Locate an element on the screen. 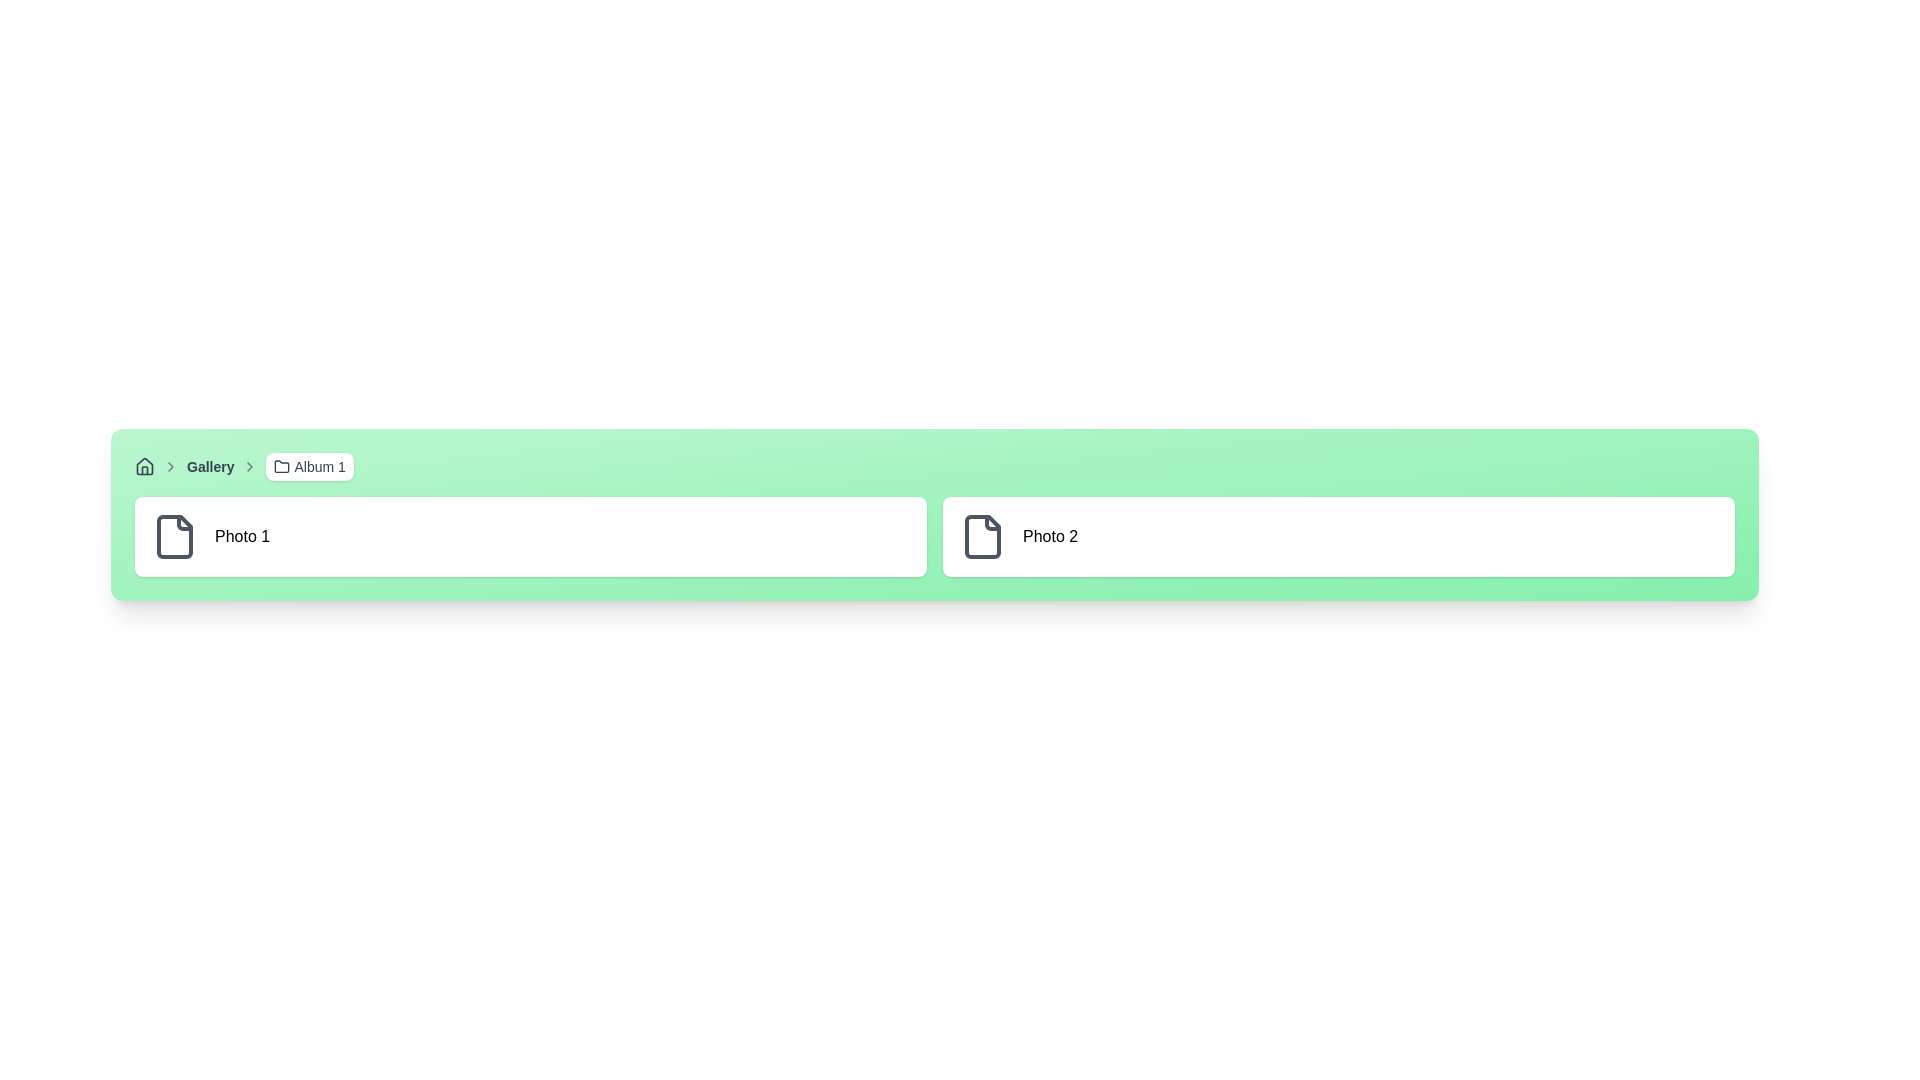  small gray chevron-shaped icon pointing right, located in the breadcrumb navigation bar between the home icon and the text 'Gallery' is located at coordinates (171, 466).